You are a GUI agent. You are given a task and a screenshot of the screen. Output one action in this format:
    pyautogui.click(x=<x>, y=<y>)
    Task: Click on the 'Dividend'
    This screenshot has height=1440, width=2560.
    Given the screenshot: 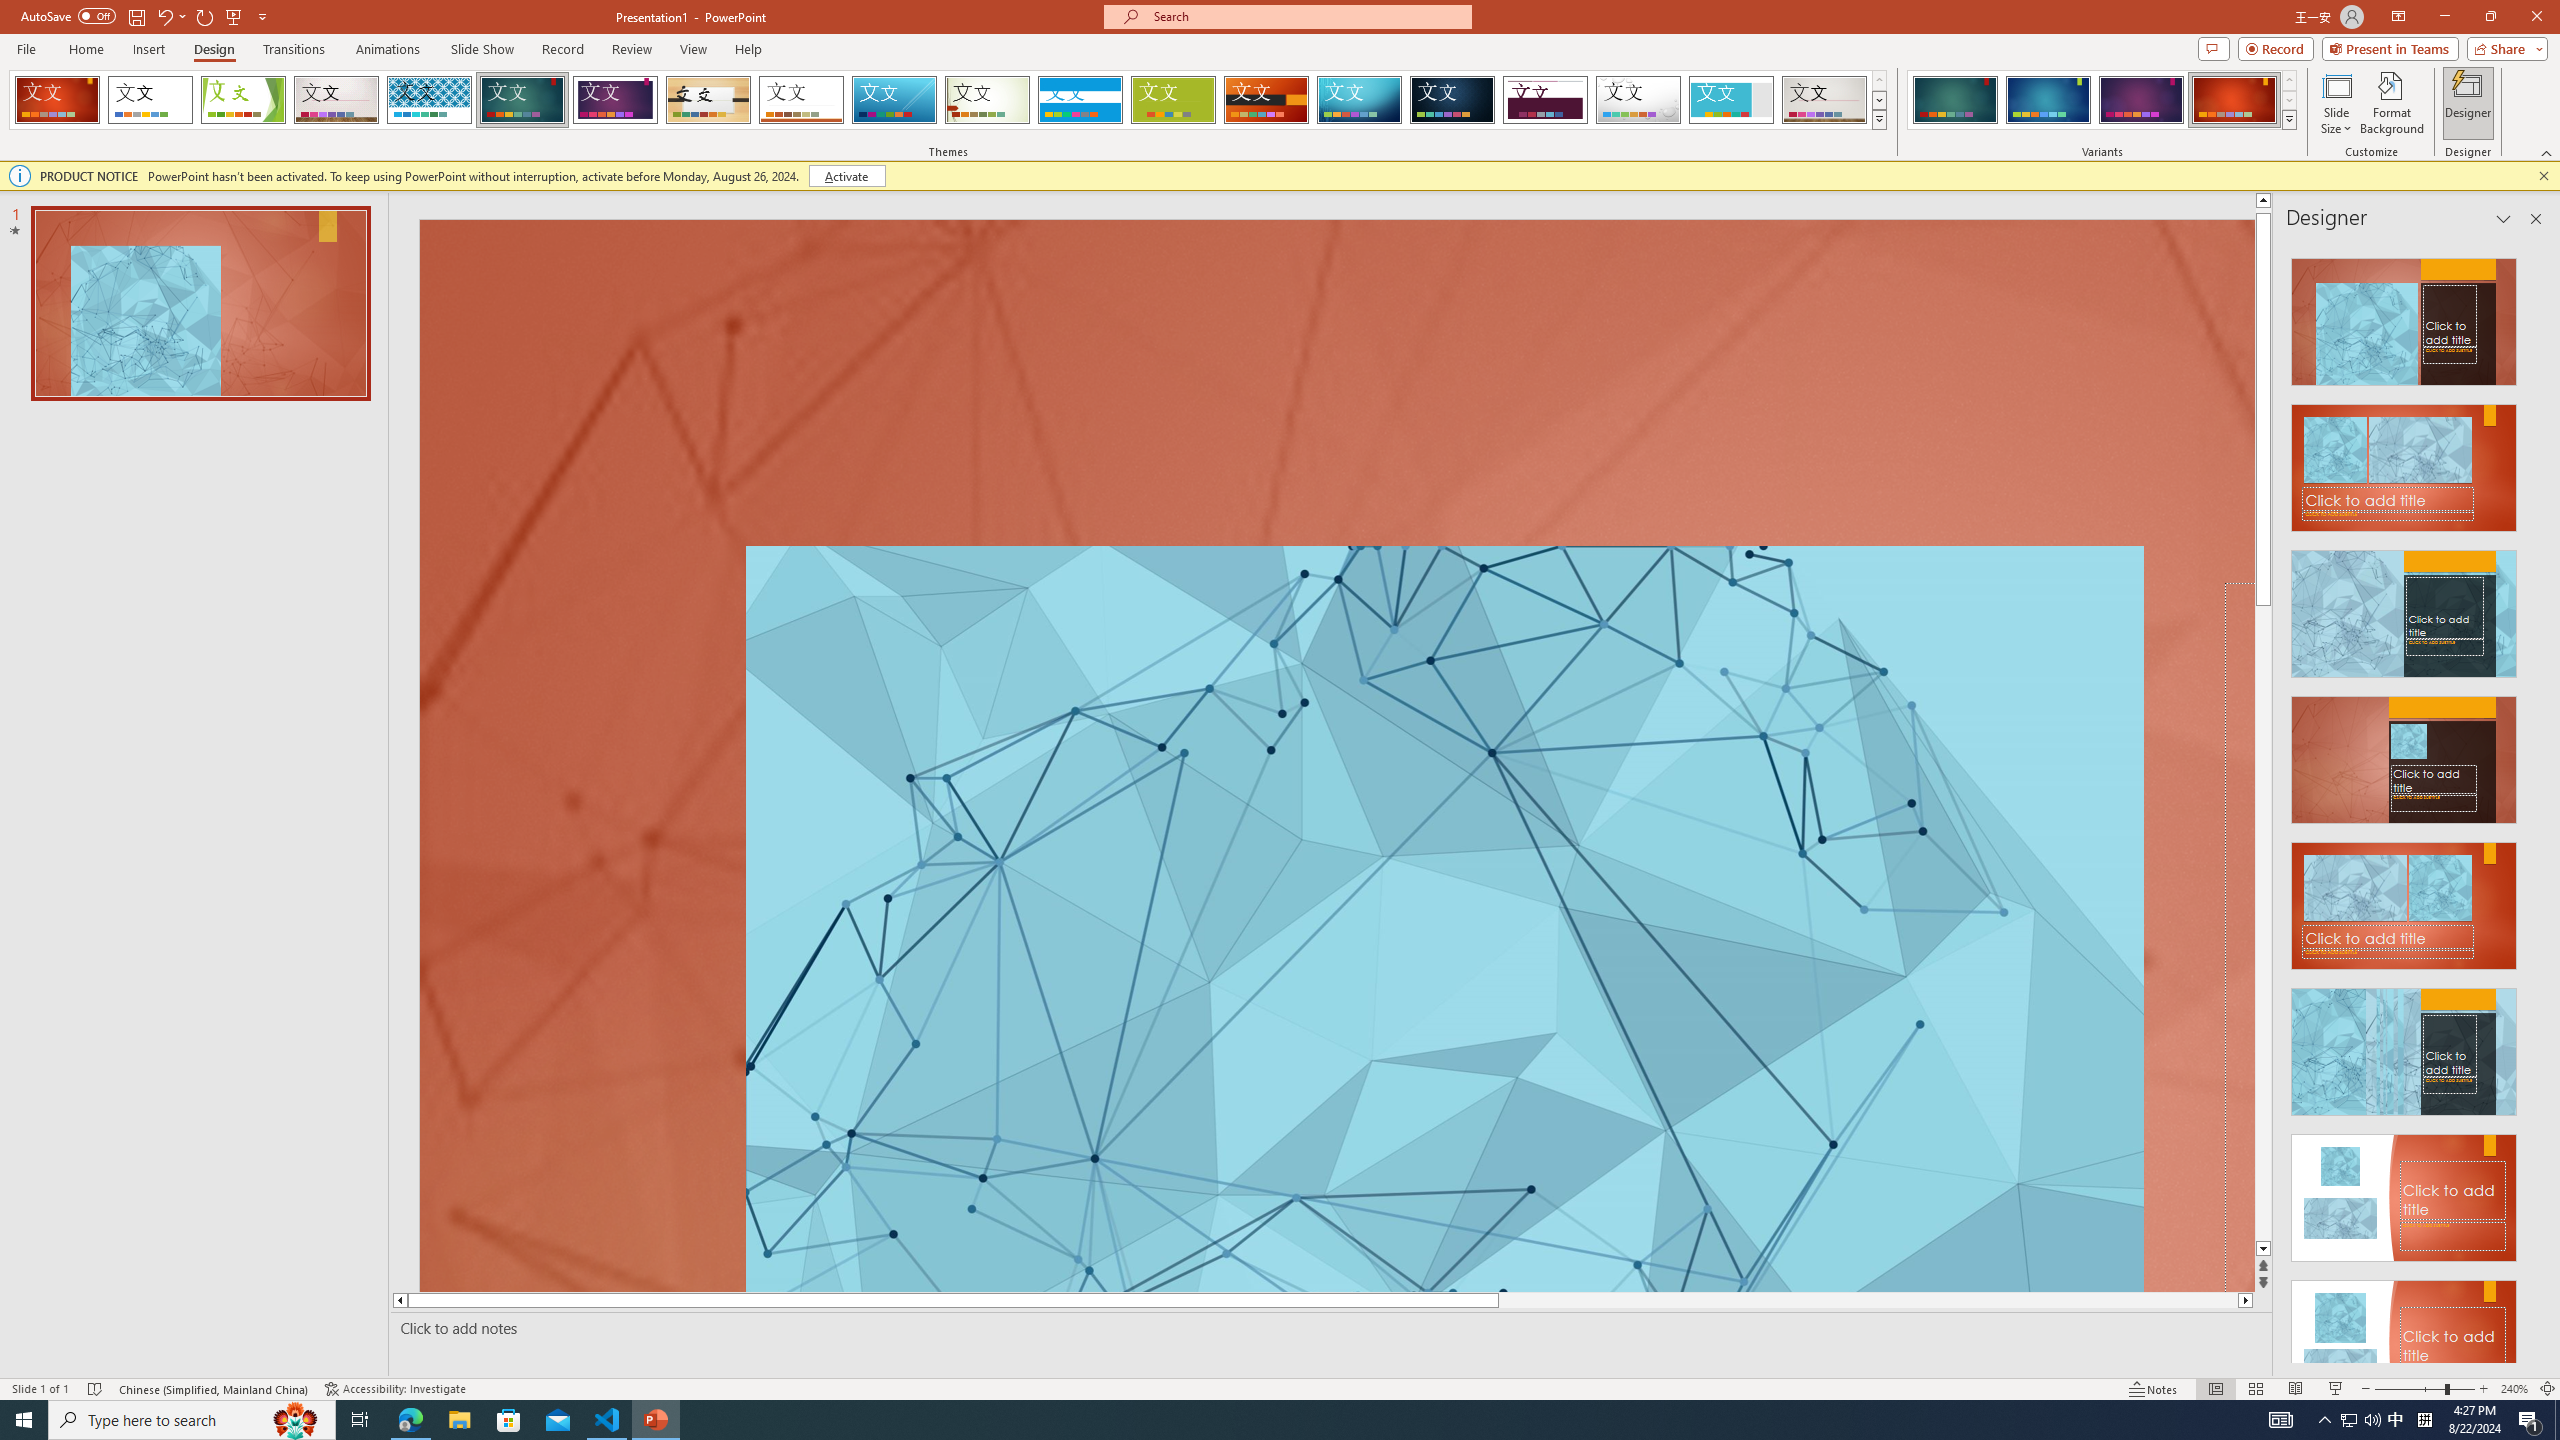 What is the action you would take?
    pyautogui.click(x=1545, y=99)
    